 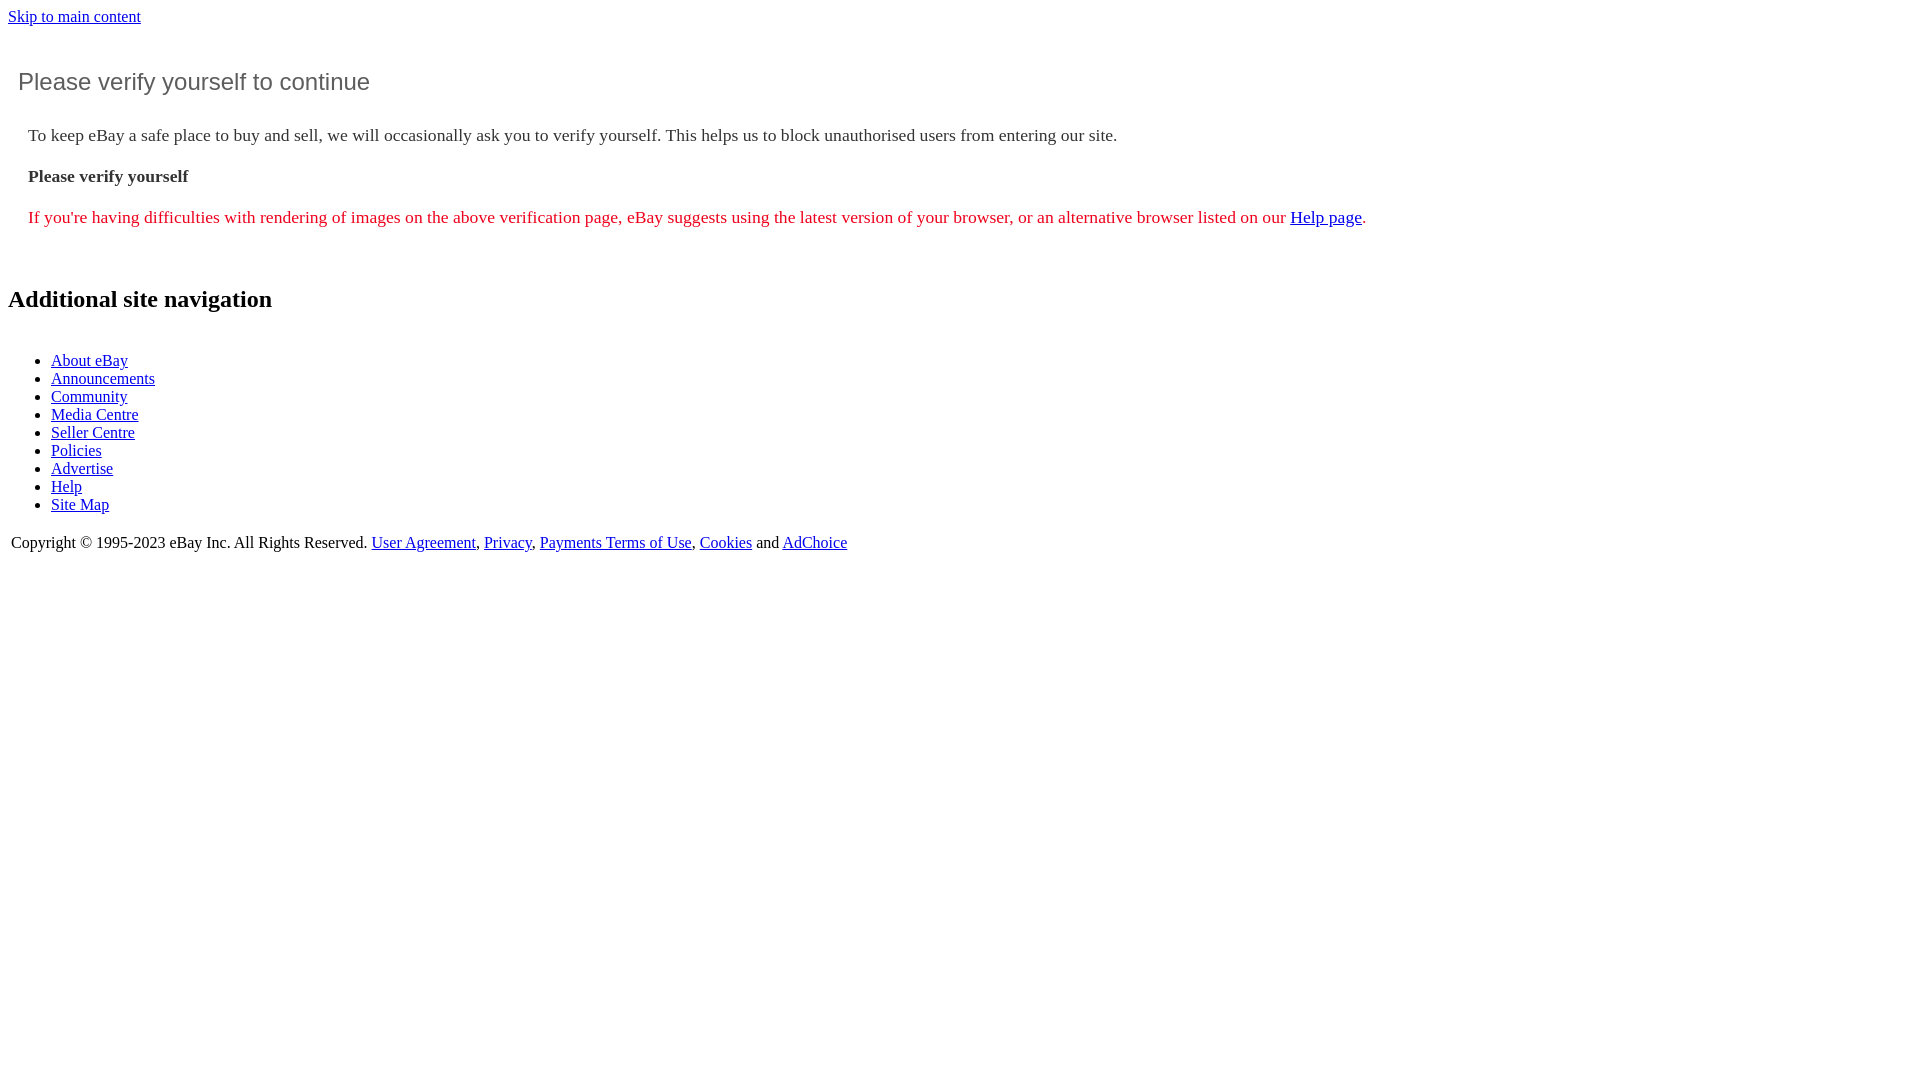 I want to click on 'Policies', so click(x=76, y=450).